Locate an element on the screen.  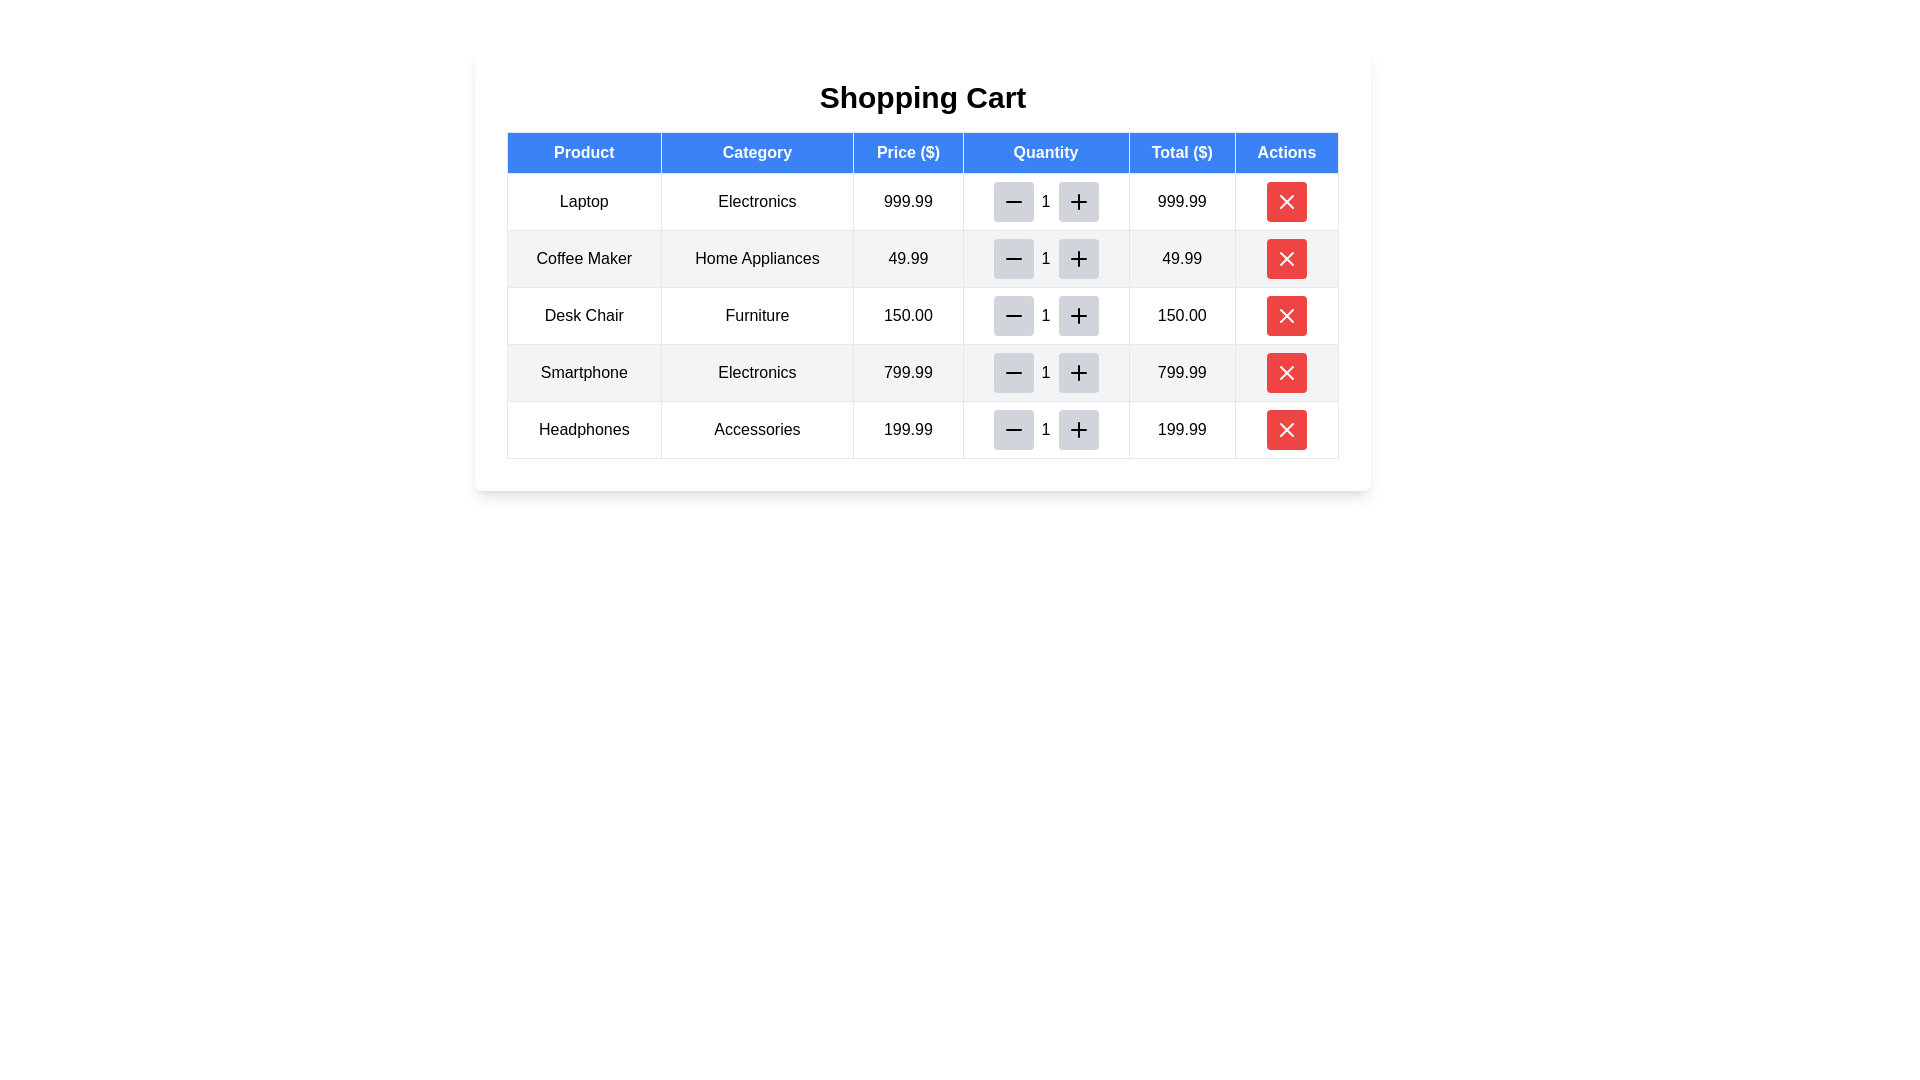
static text label that displays 'Coffee Maker', located in the second row, first column of the shopping cart table is located at coordinates (583, 257).